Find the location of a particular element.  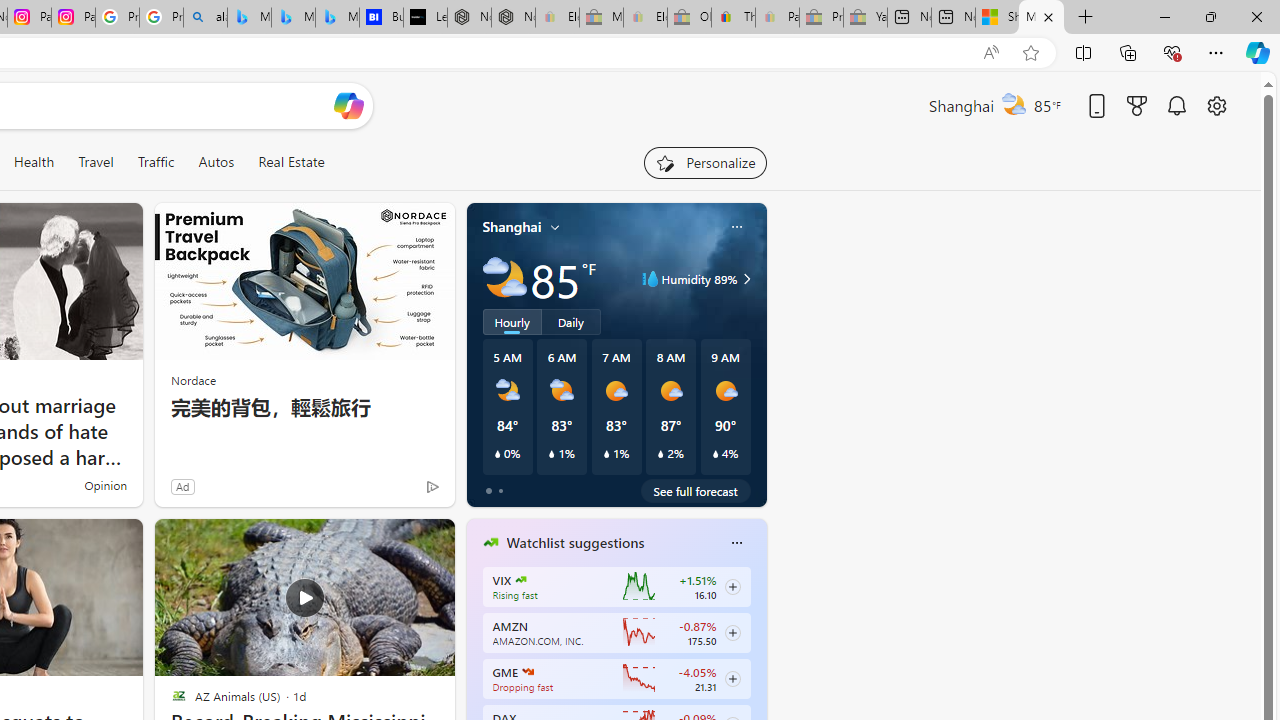

'Shanghai, China hourly forecast | Microsoft Weather' is located at coordinates (997, 17).